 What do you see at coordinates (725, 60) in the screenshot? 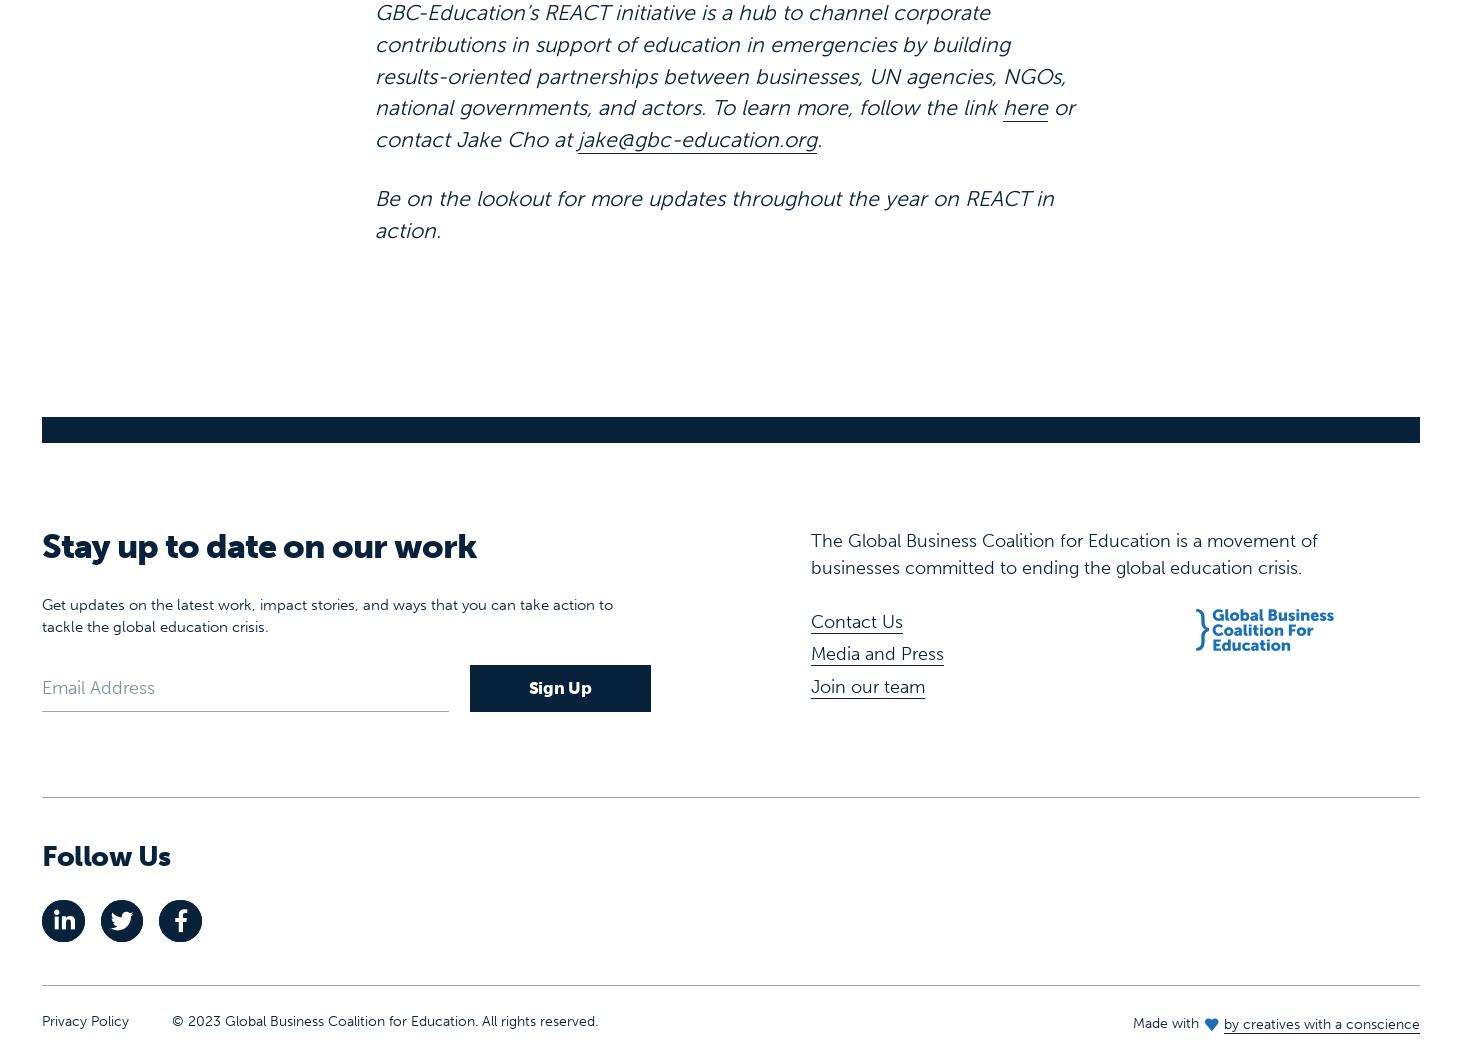
I see `'or contact Jake Cho at'` at bounding box center [725, 60].